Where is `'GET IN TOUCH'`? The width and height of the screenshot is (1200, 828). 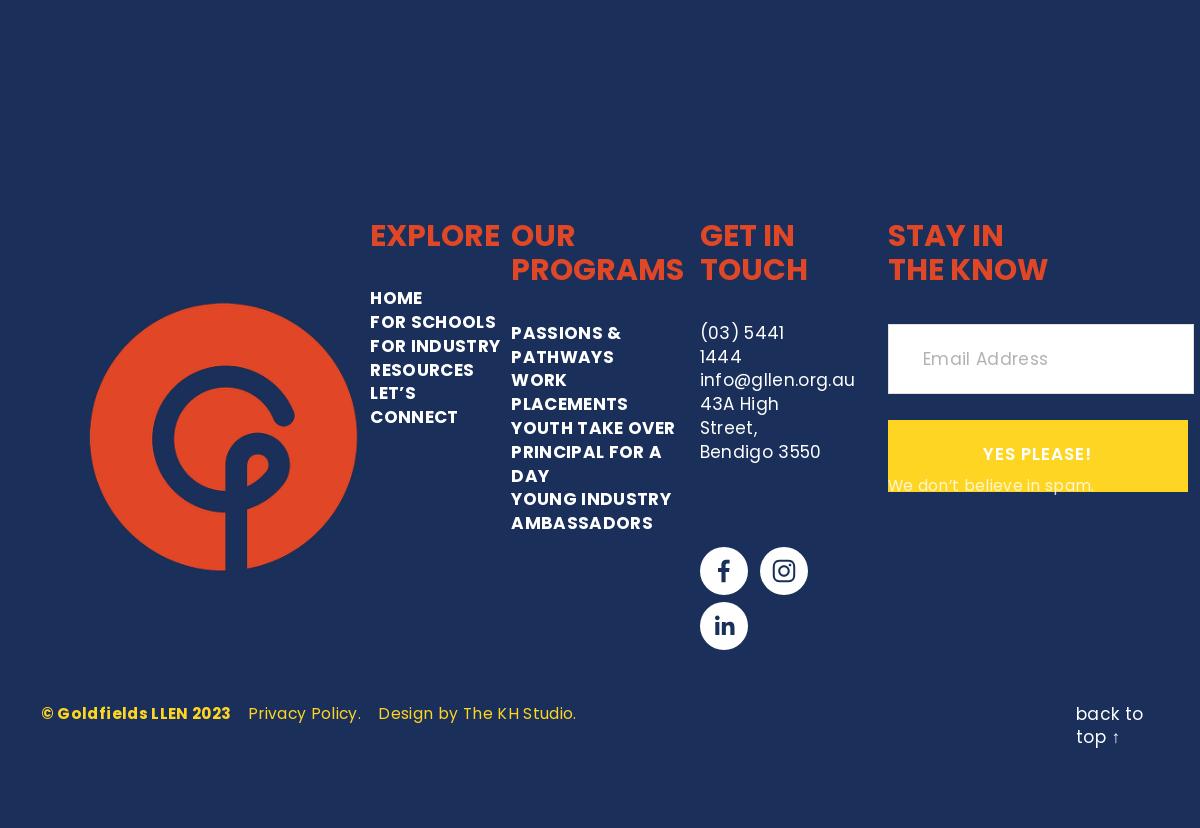
'GET IN TOUCH' is located at coordinates (699, 54).